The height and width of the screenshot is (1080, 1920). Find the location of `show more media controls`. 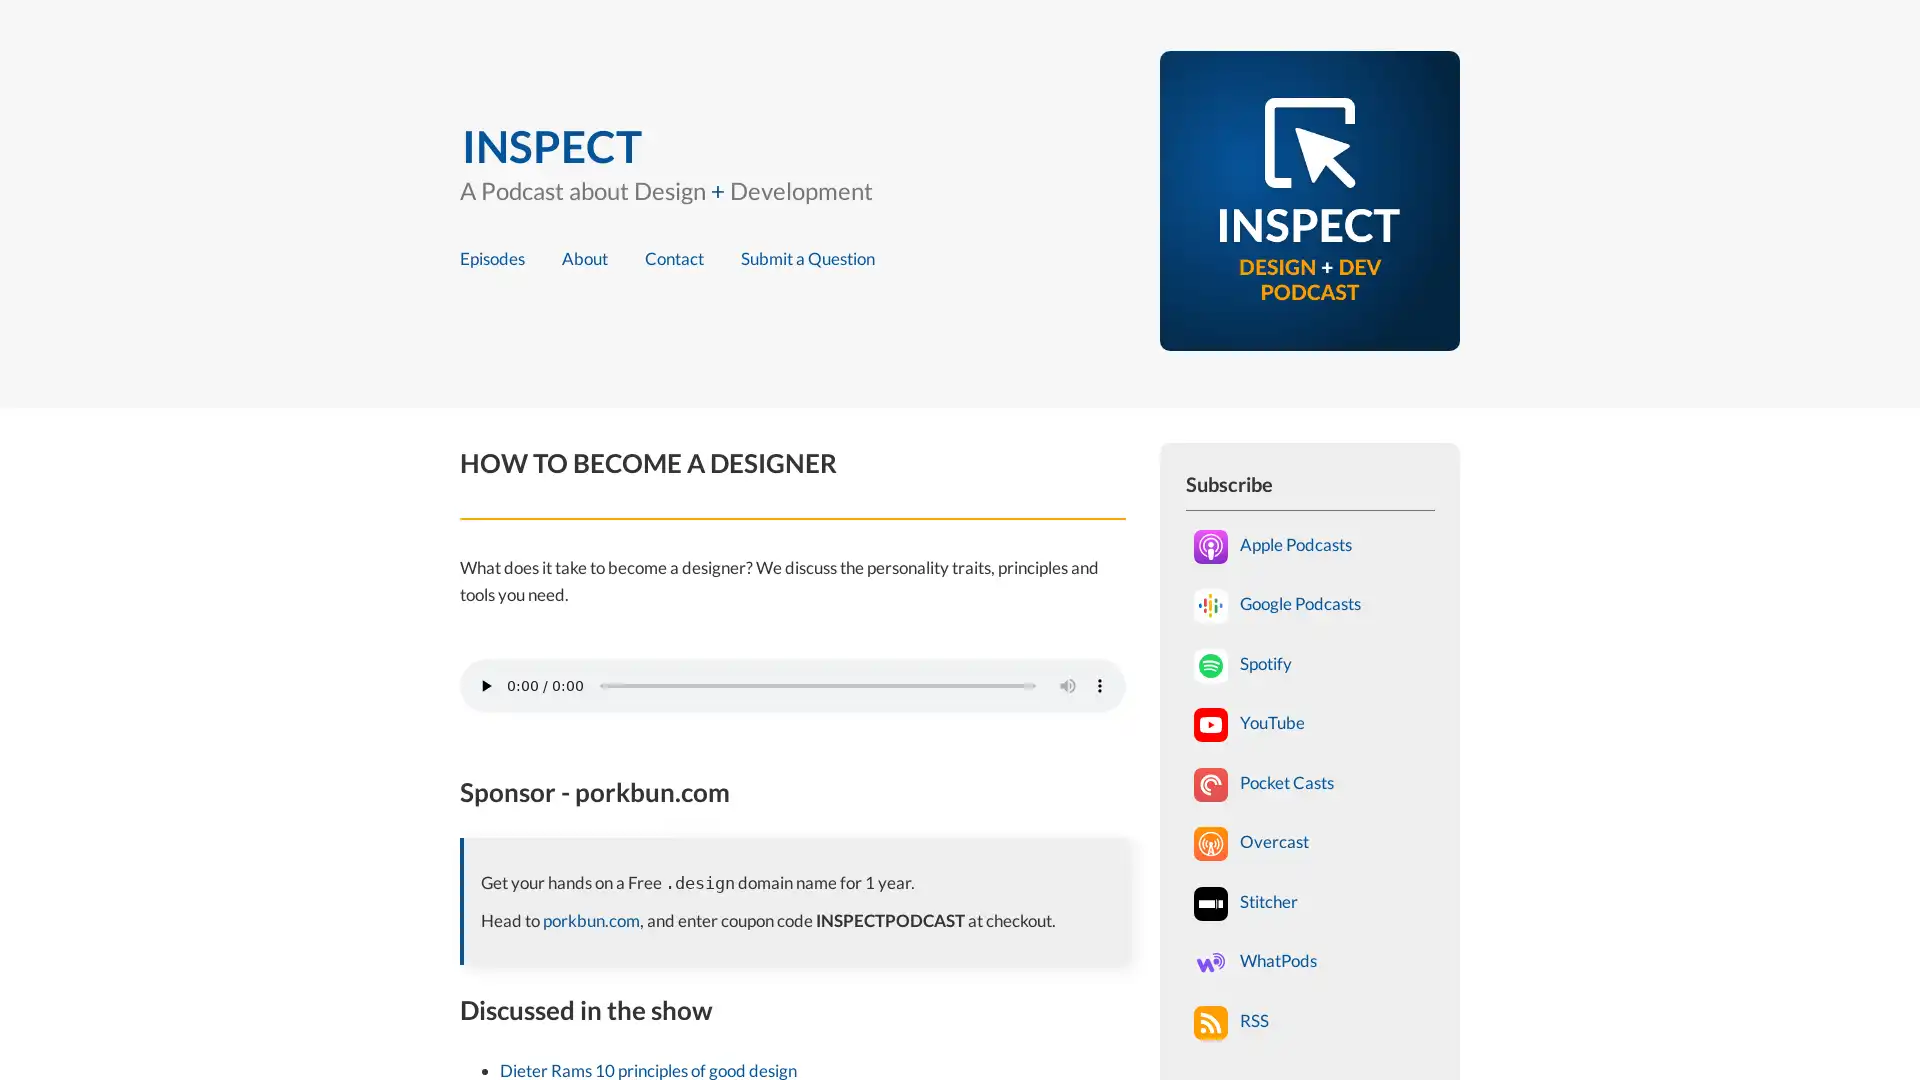

show more media controls is located at coordinates (1098, 685).